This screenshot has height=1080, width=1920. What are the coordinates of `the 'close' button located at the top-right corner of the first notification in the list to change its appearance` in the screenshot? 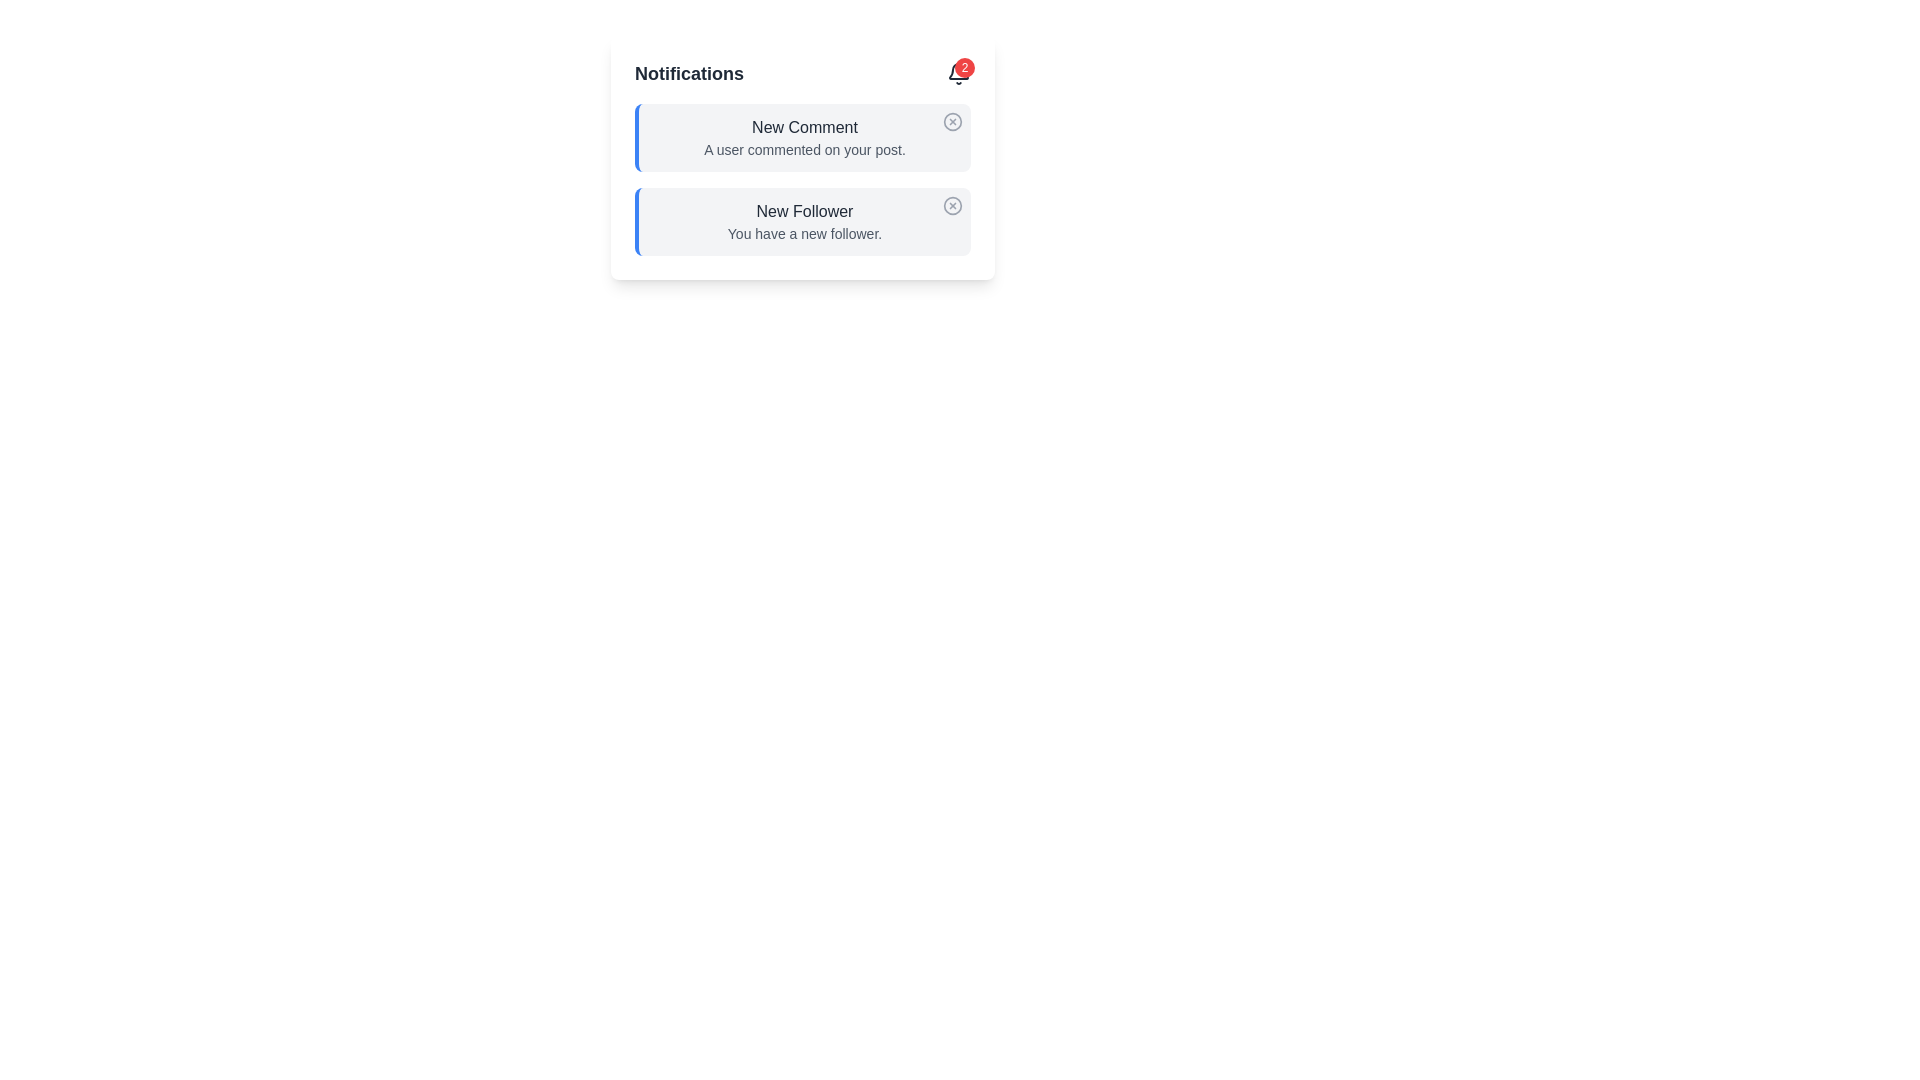 It's located at (952, 122).